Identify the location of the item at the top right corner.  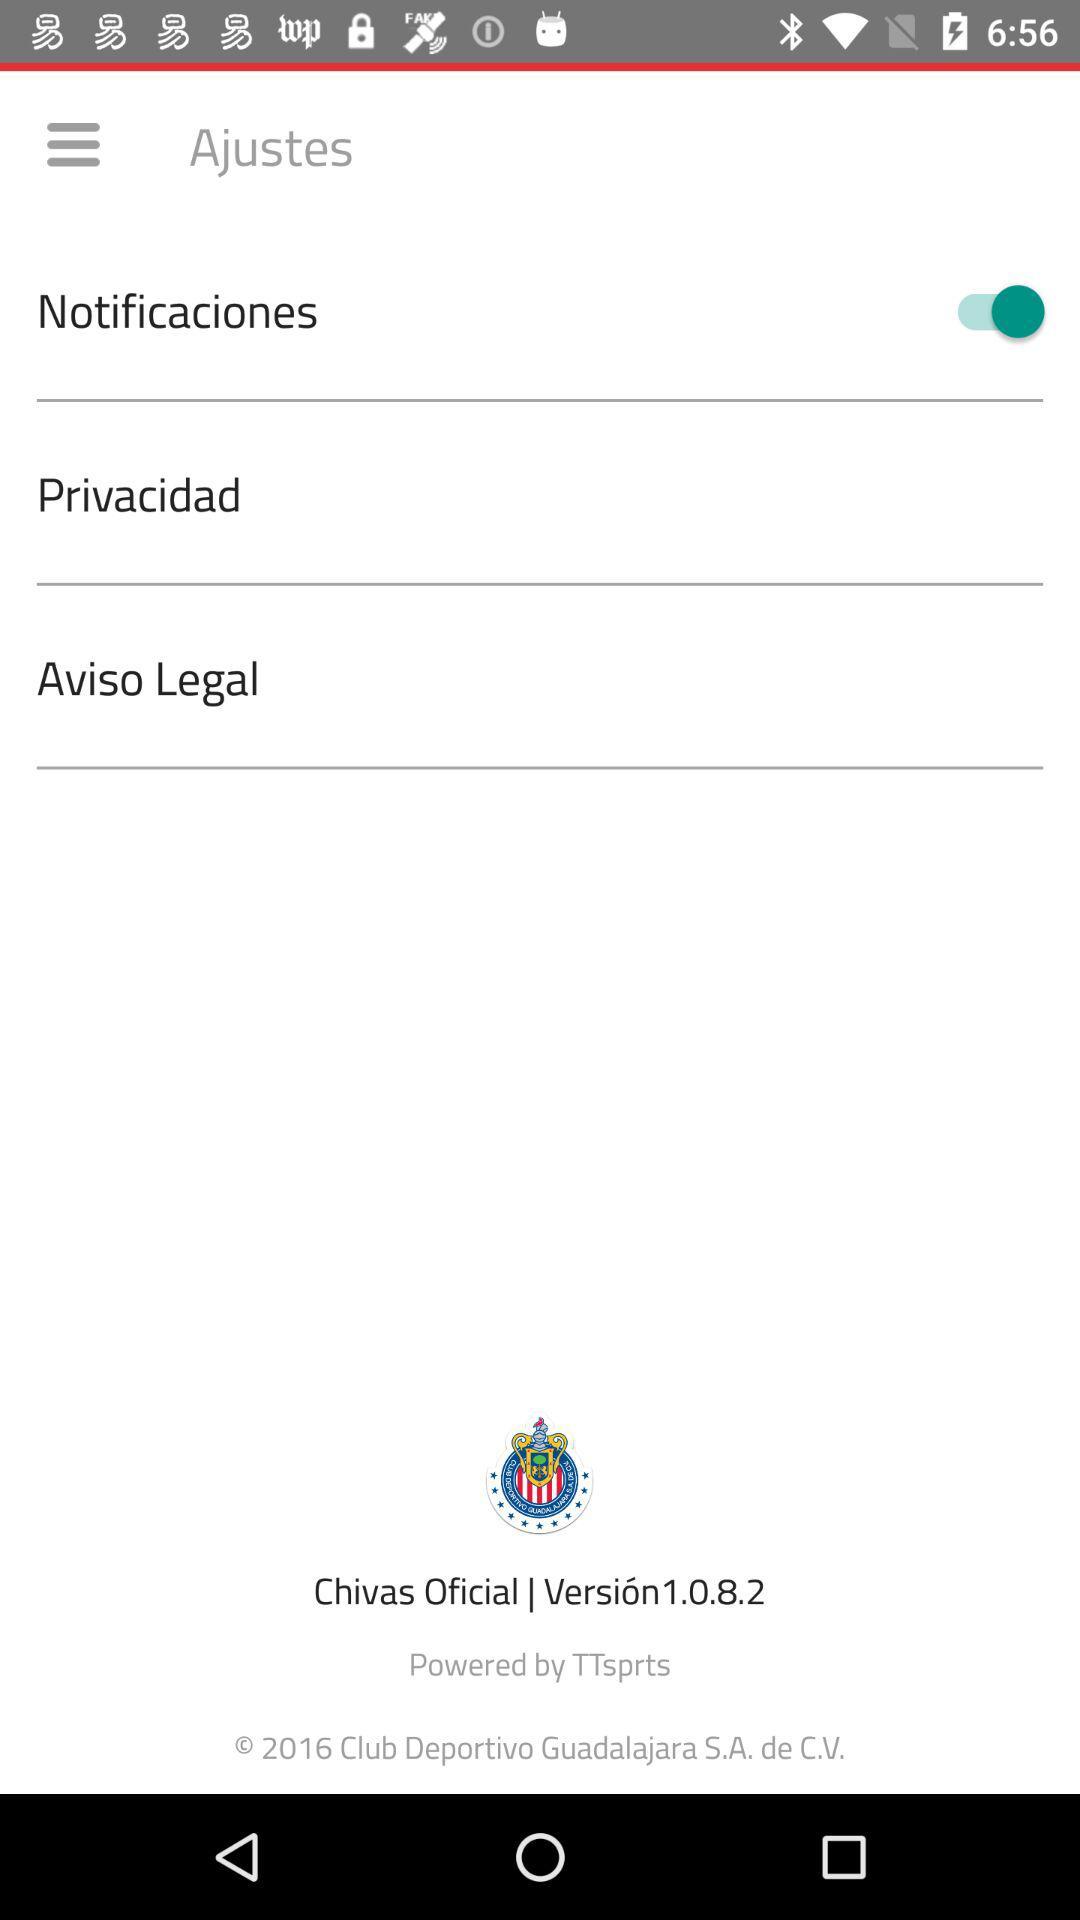
(991, 310).